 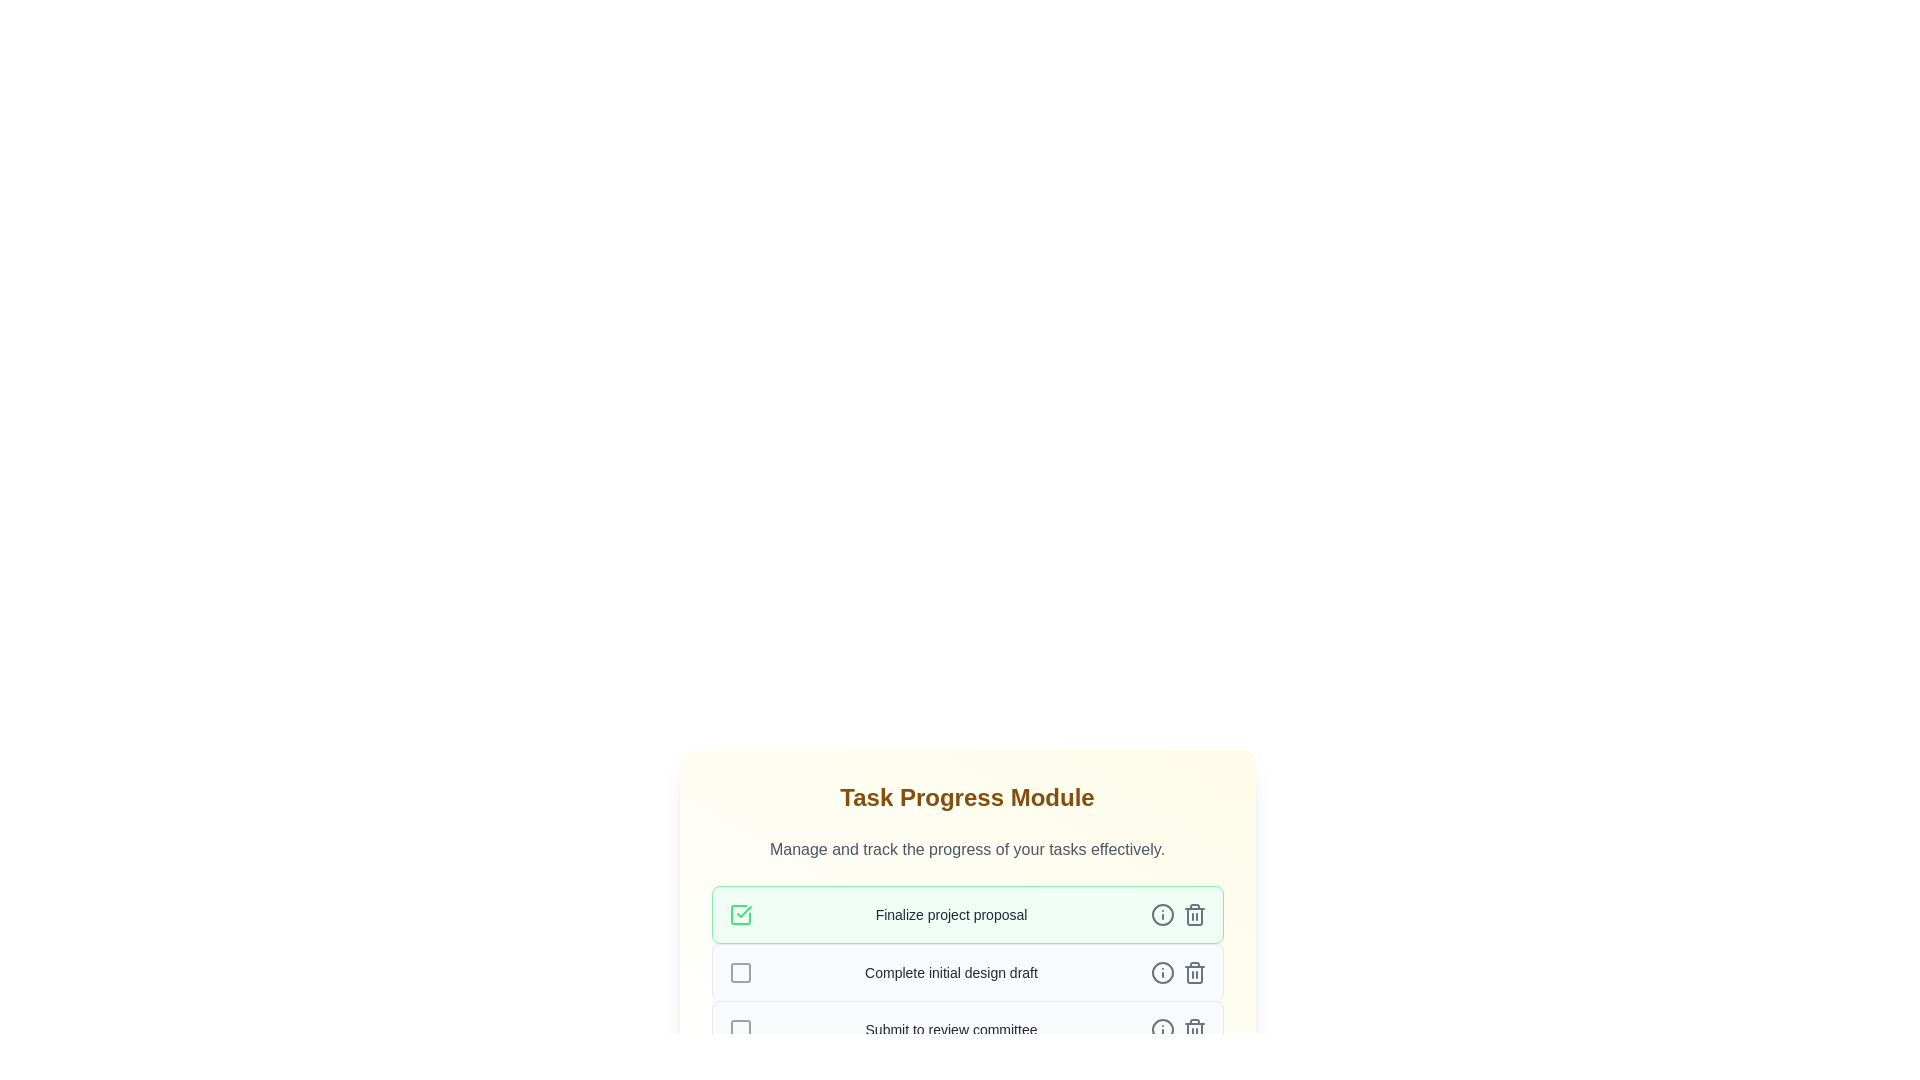 What do you see at coordinates (1162, 971) in the screenshot?
I see `the circular information icon with a dark gray outline` at bounding box center [1162, 971].